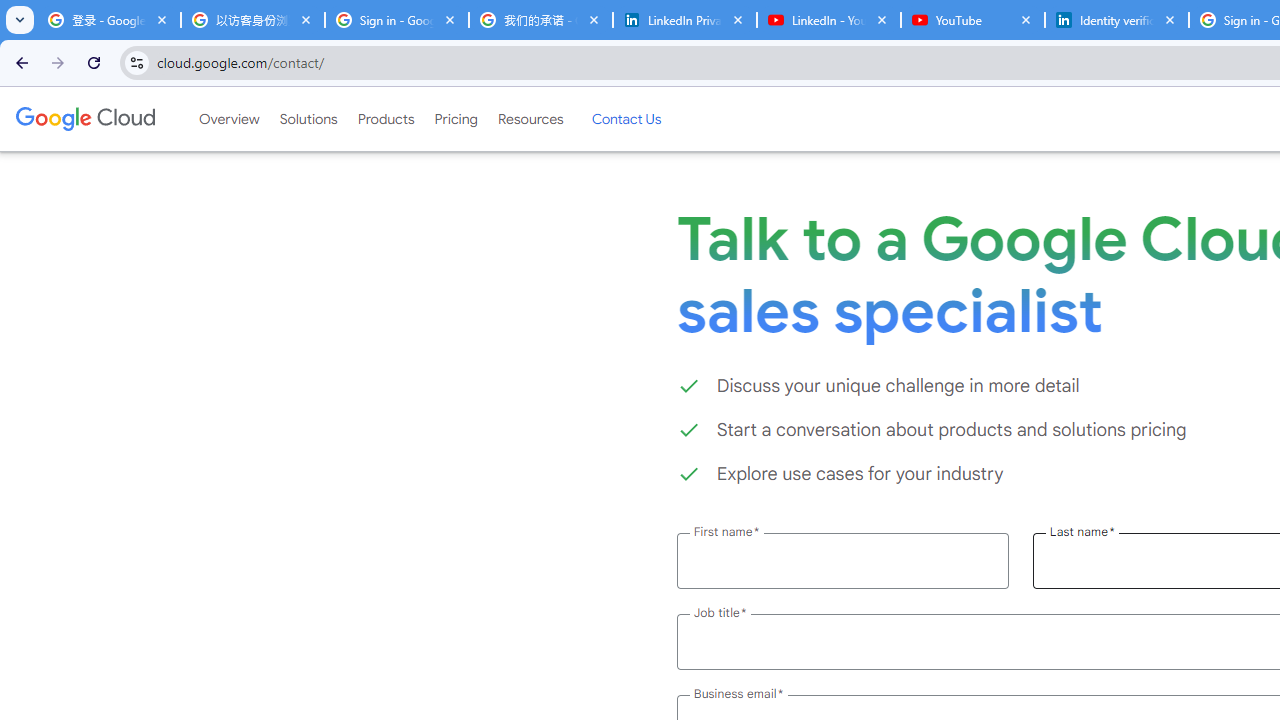 The width and height of the screenshot is (1280, 720). What do you see at coordinates (625, 119) in the screenshot?
I see `'Contact Us'` at bounding box center [625, 119].